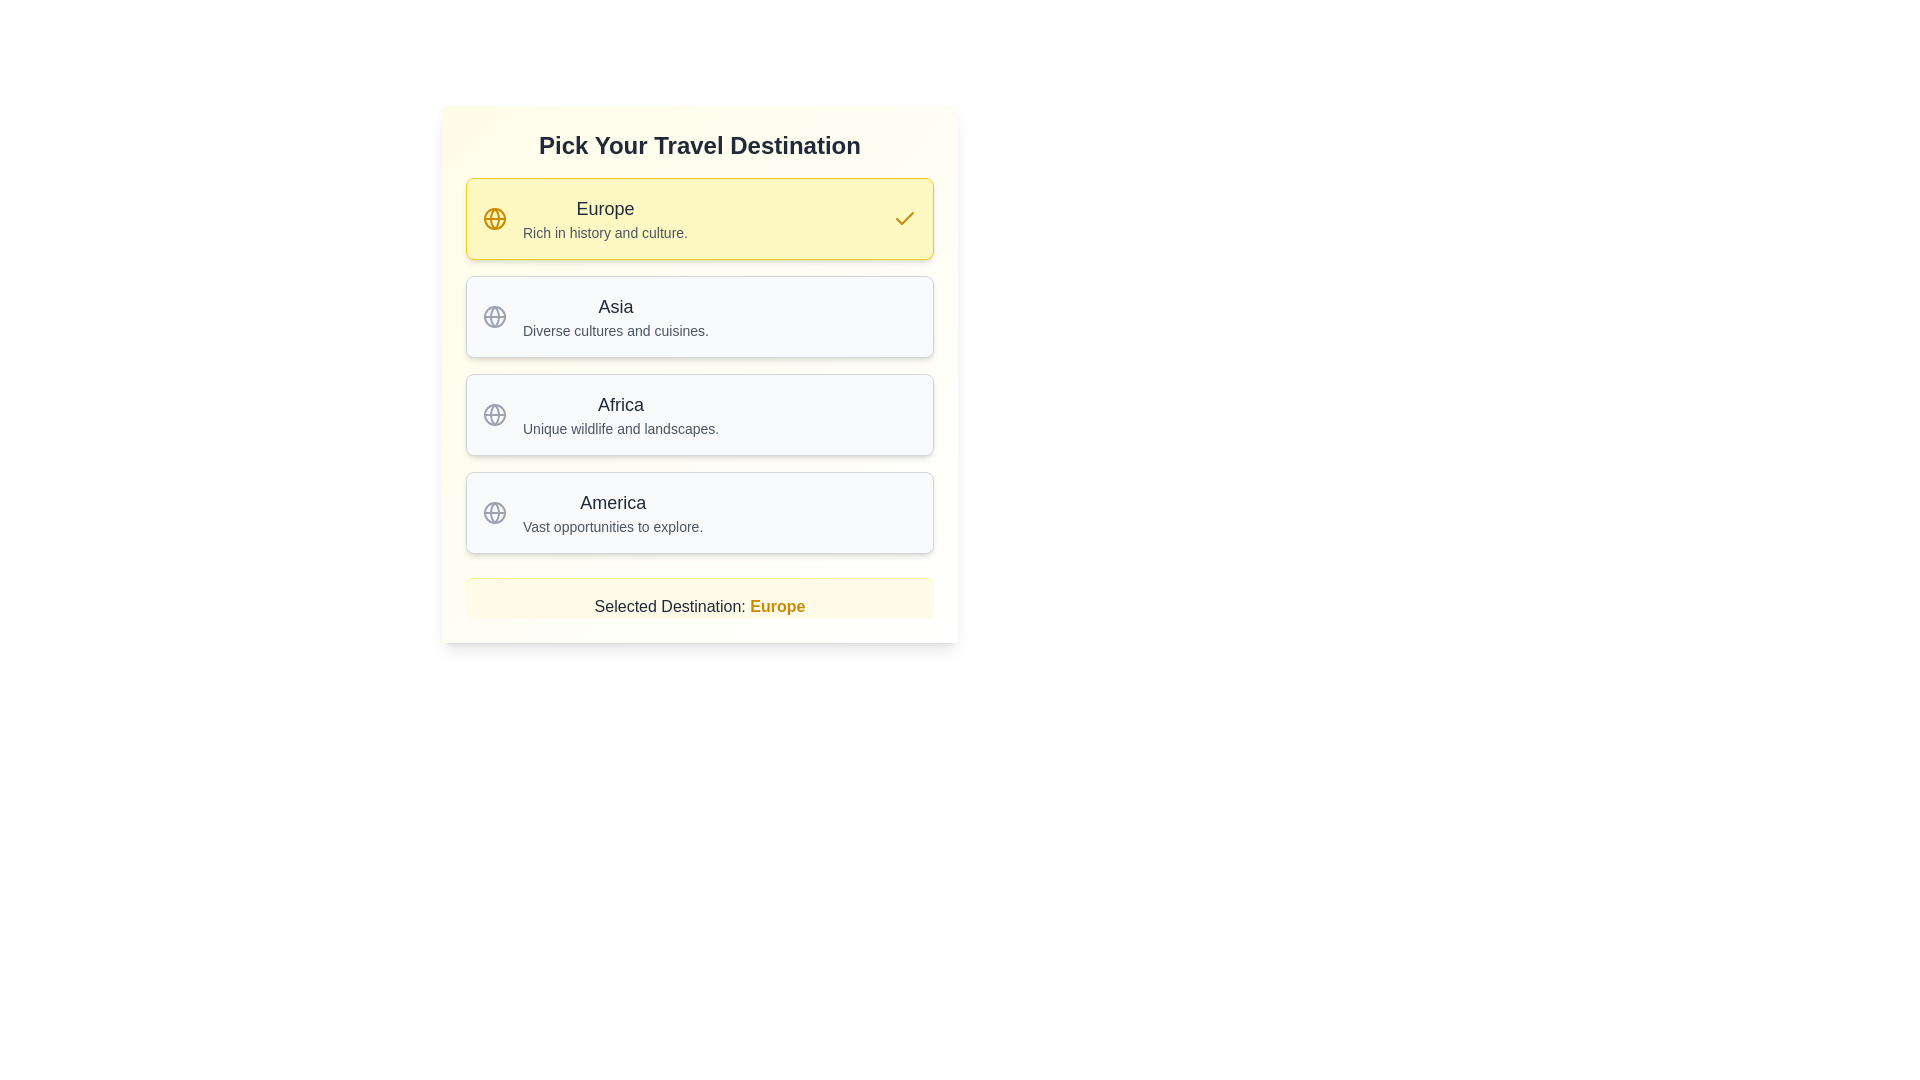  I want to click on the informative text content displaying 'Asia' and 'Diverse cultures and cuisines', which is the second option in a vertical stack of four blocks, so click(614, 315).